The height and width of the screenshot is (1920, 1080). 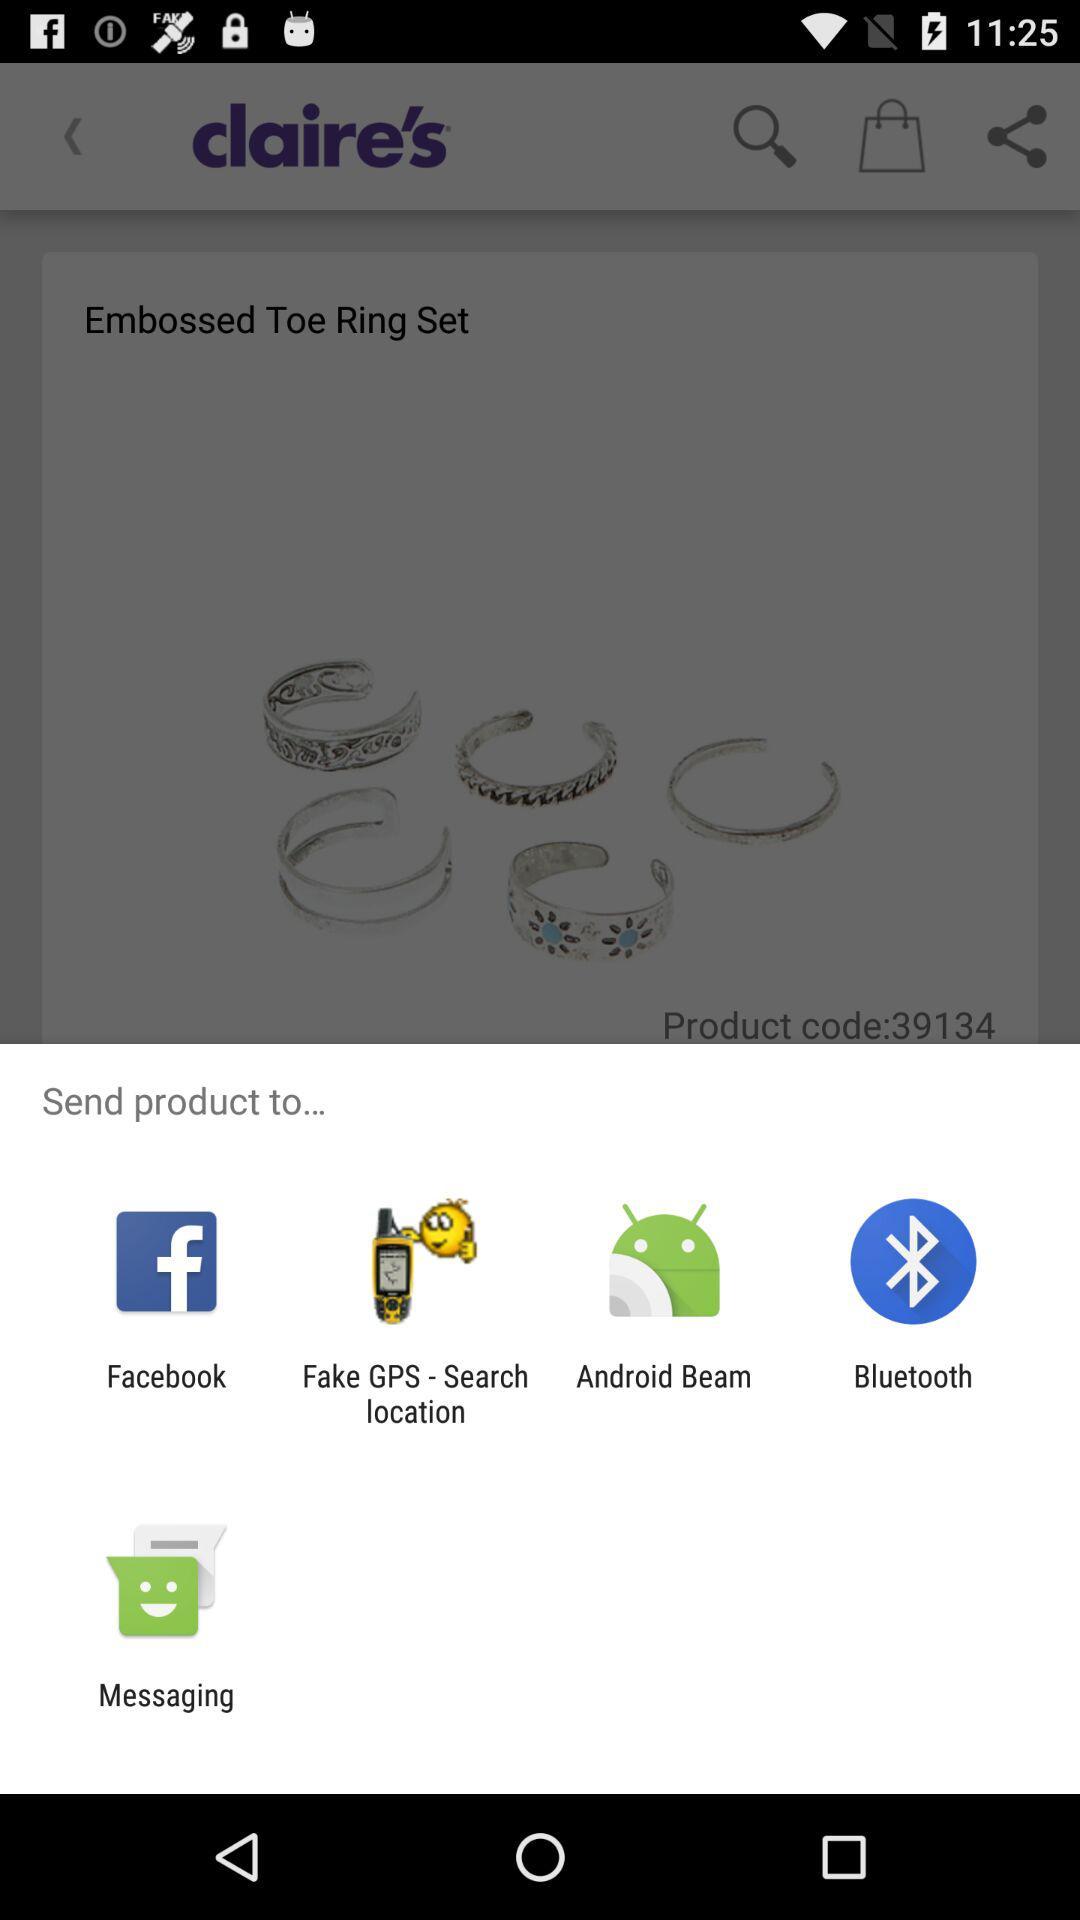 What do you see at coordinates (165, 1711) in the screenshot?
I see `messaging app` at bounding box center [165, 1711].